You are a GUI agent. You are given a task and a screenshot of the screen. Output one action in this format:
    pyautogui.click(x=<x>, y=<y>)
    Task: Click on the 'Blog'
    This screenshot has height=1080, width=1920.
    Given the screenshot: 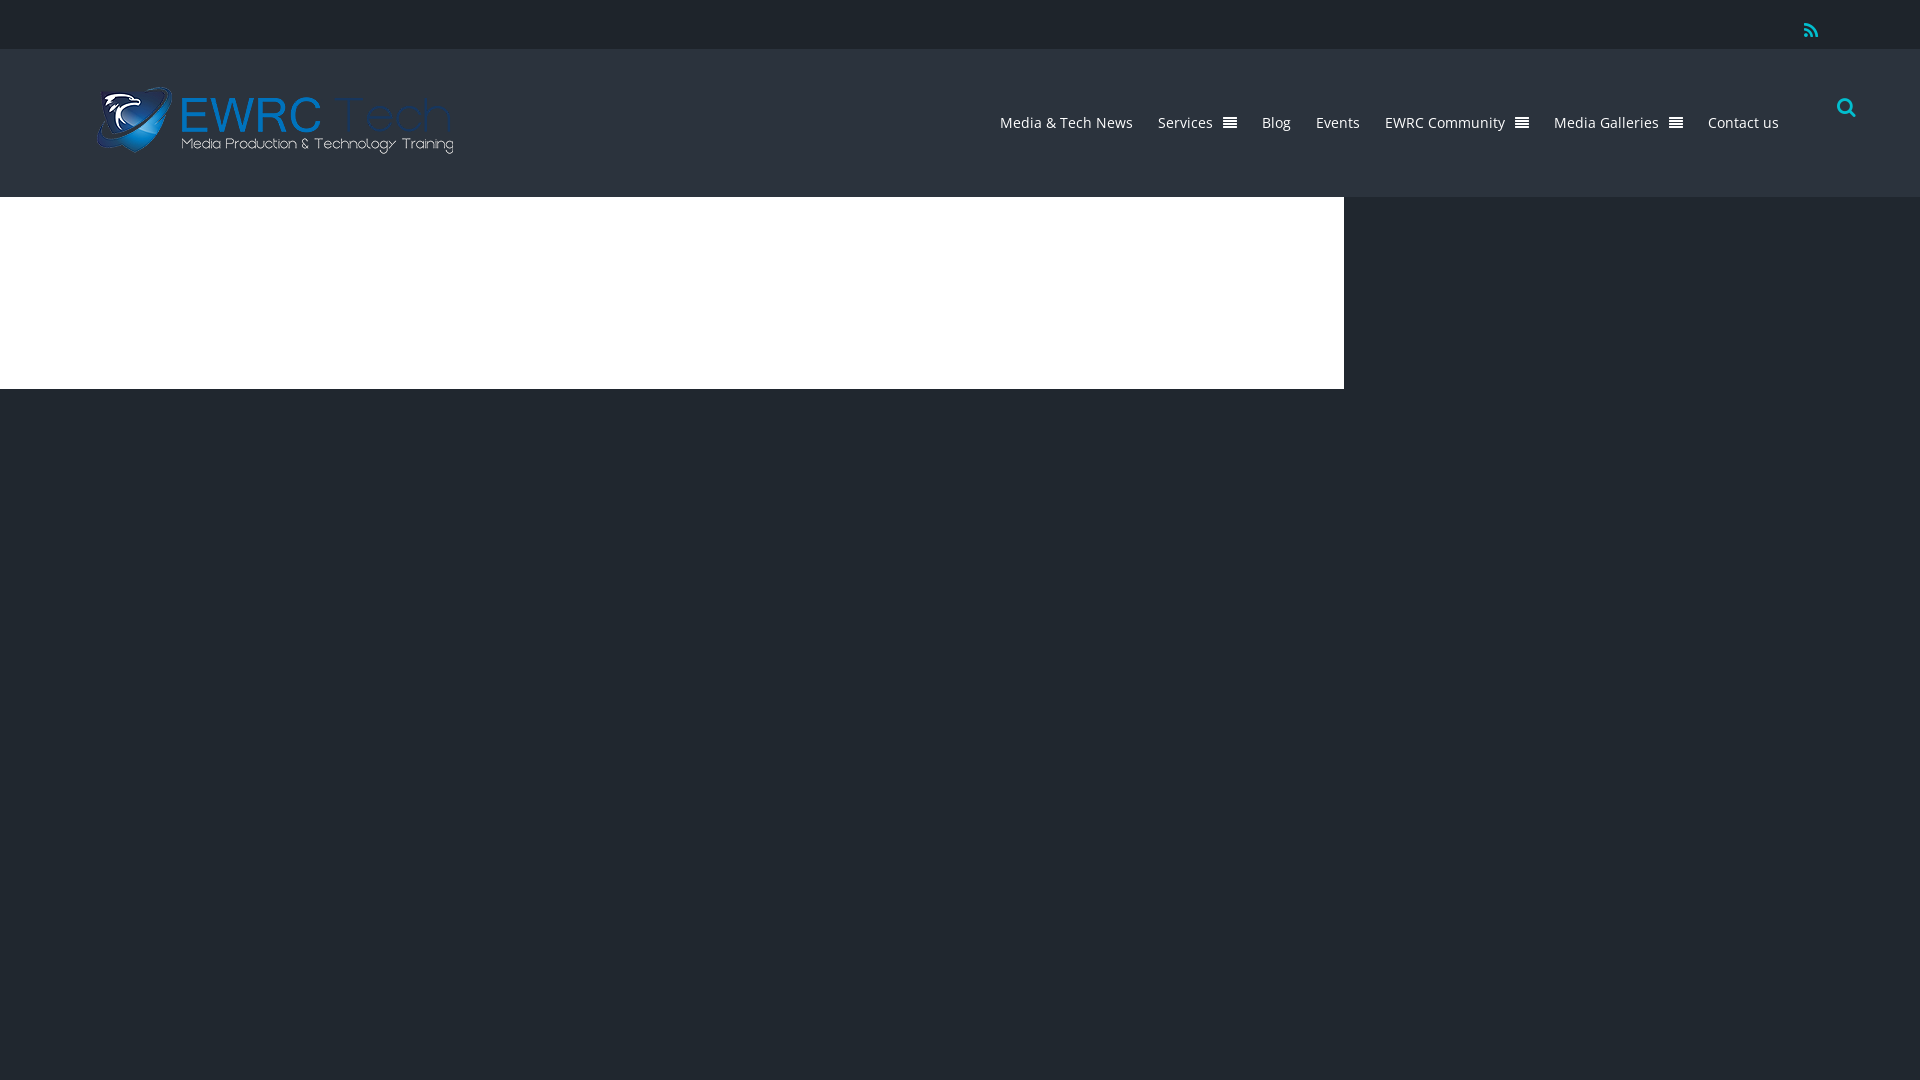 What is the action you would take?
    pyautogui.click(x=1275, y=122)
    